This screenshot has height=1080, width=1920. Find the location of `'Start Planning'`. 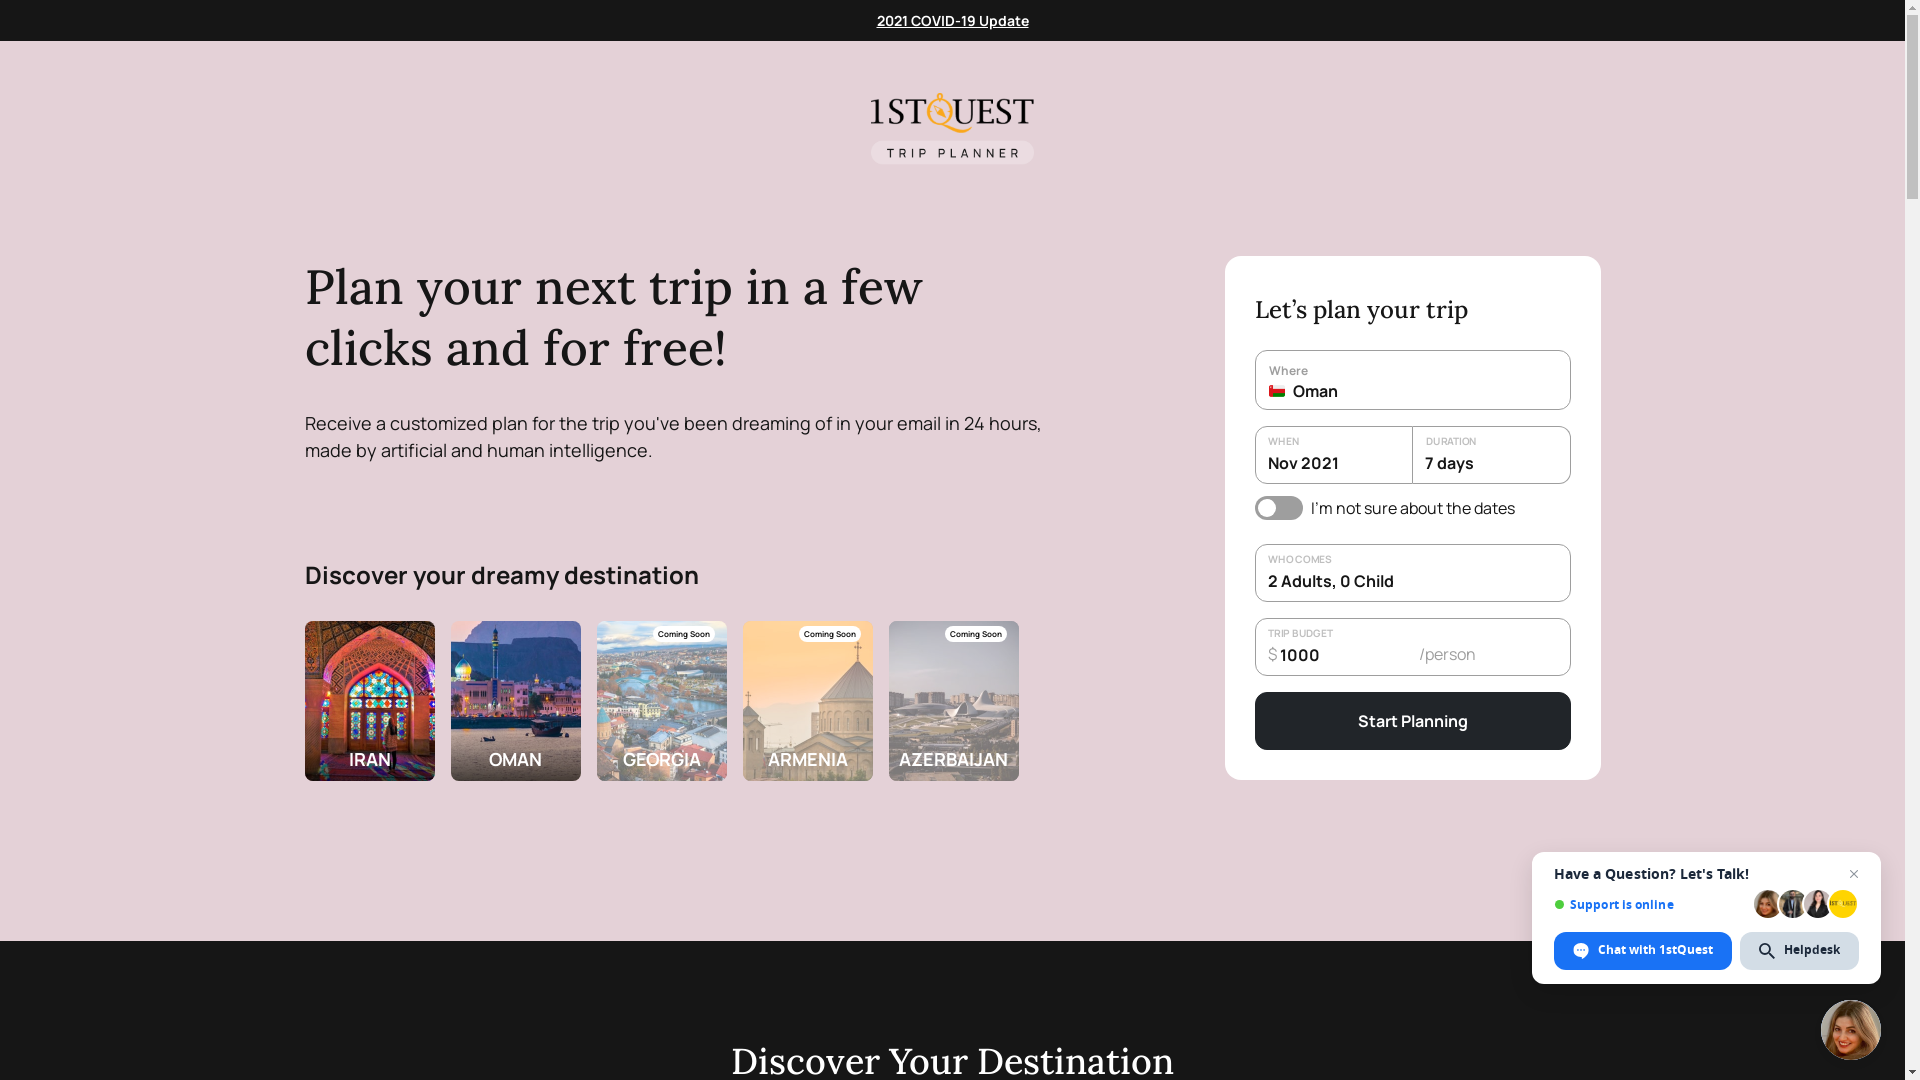

'Start Planning' is located at coordinates (1410, 721).